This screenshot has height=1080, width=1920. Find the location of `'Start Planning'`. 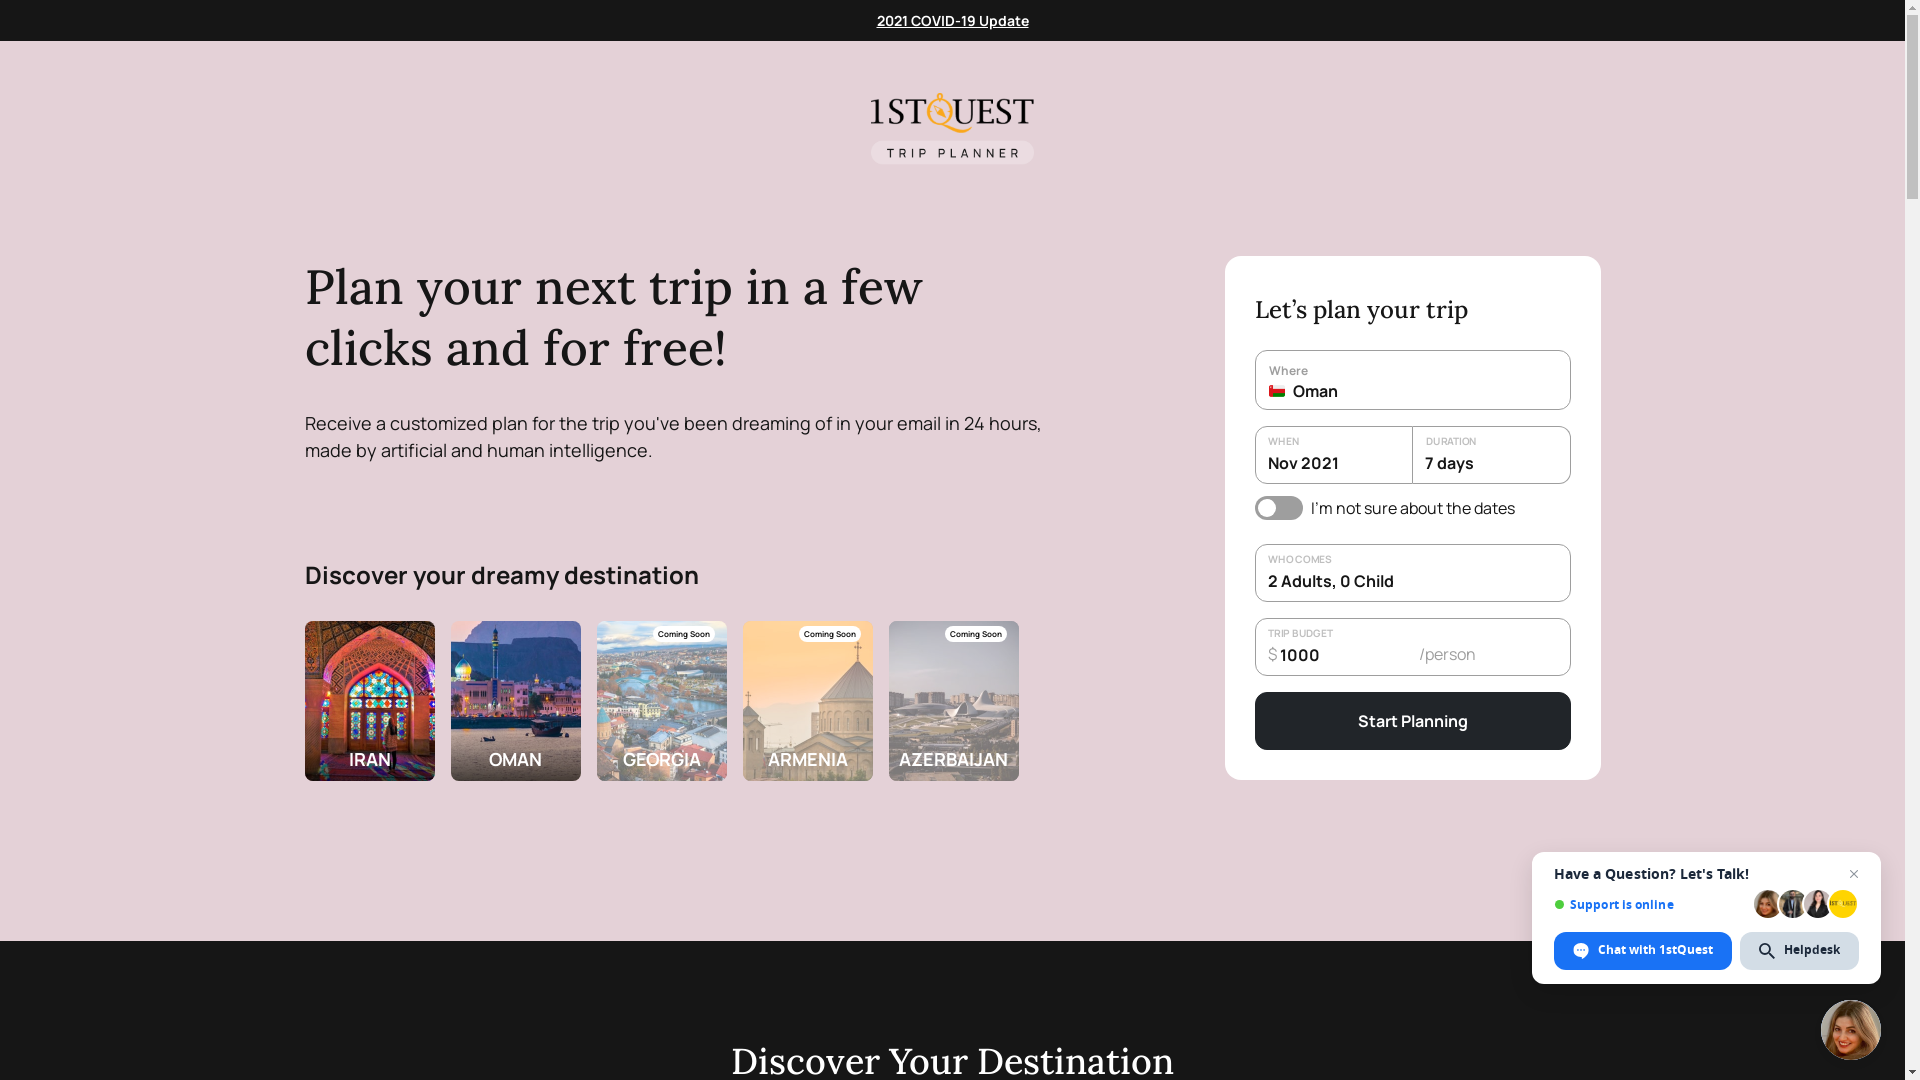

'Start Planning' is located at coordinates (1410, 721).